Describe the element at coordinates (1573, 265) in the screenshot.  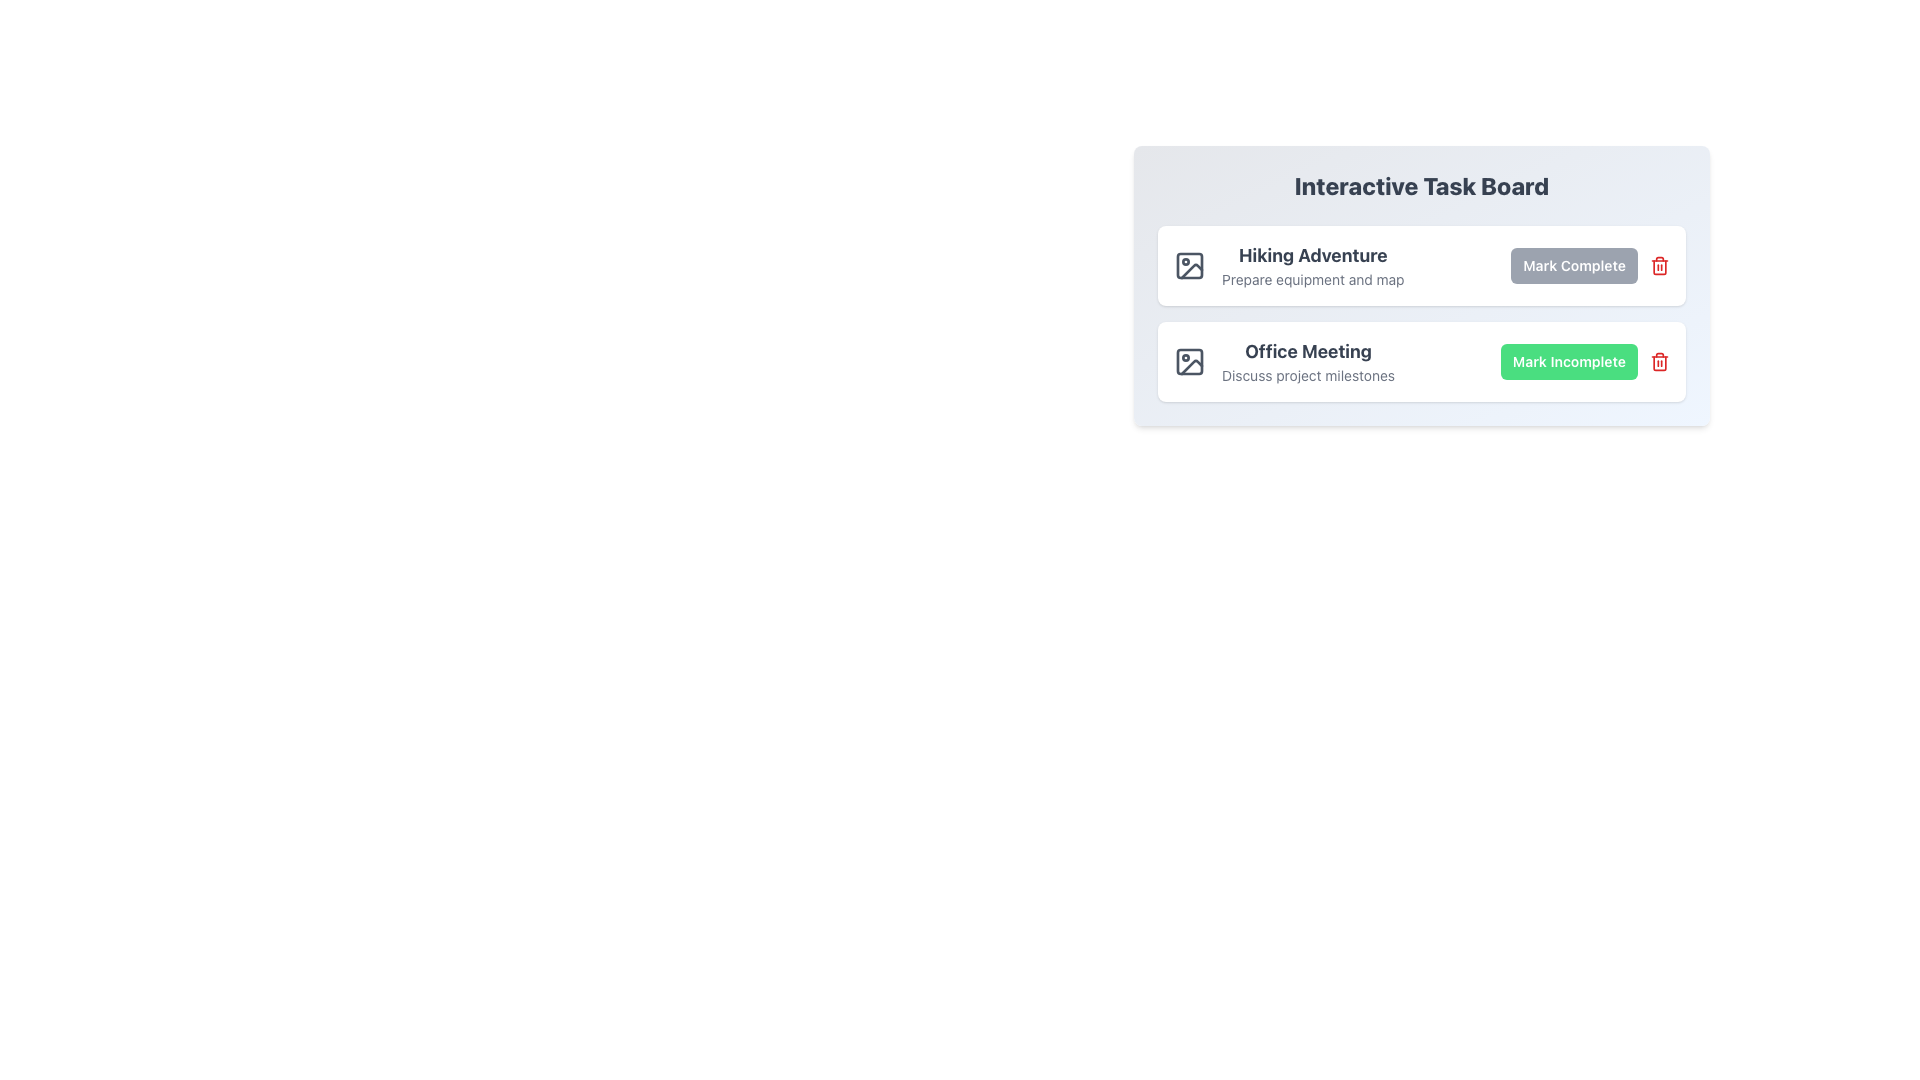
I see `the 'Mark Complete' button, which is a rounded rectangular button with gray background and white bold text, located on the right side of the 'Hiking Adventure' task entry` at that location.